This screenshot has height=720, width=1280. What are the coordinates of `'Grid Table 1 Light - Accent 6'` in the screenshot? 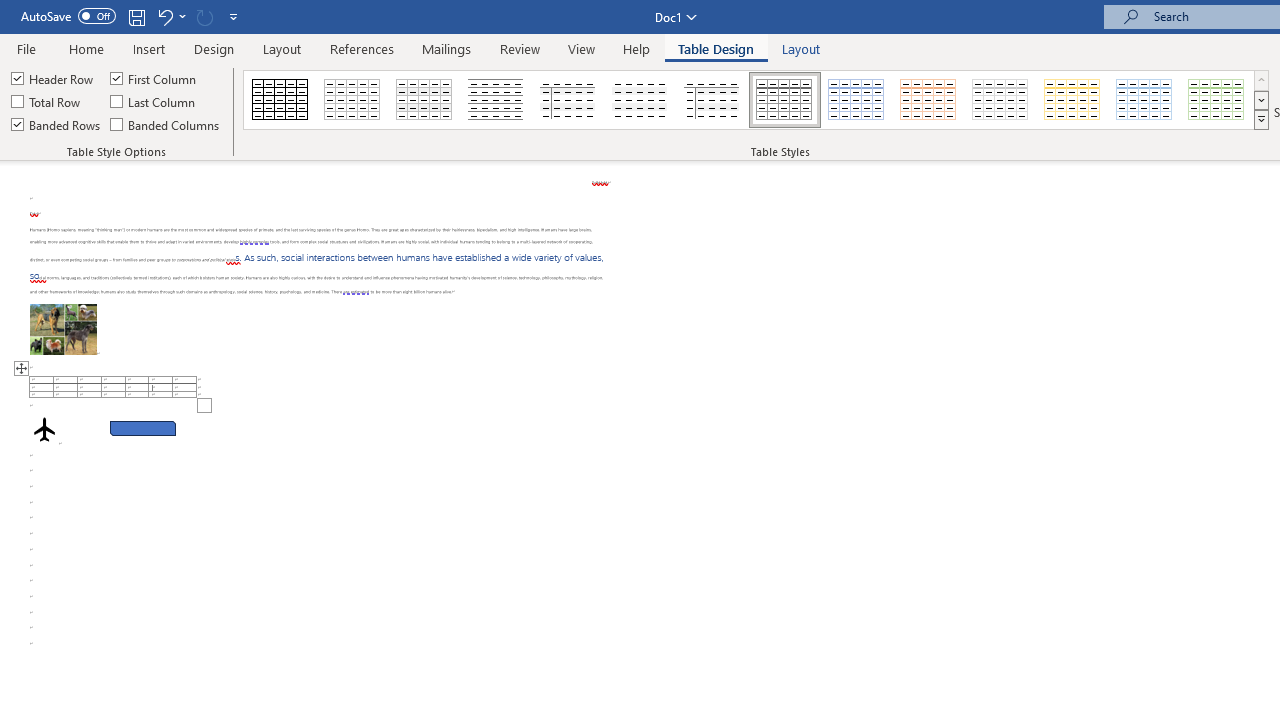 It's located at (1216, 100).